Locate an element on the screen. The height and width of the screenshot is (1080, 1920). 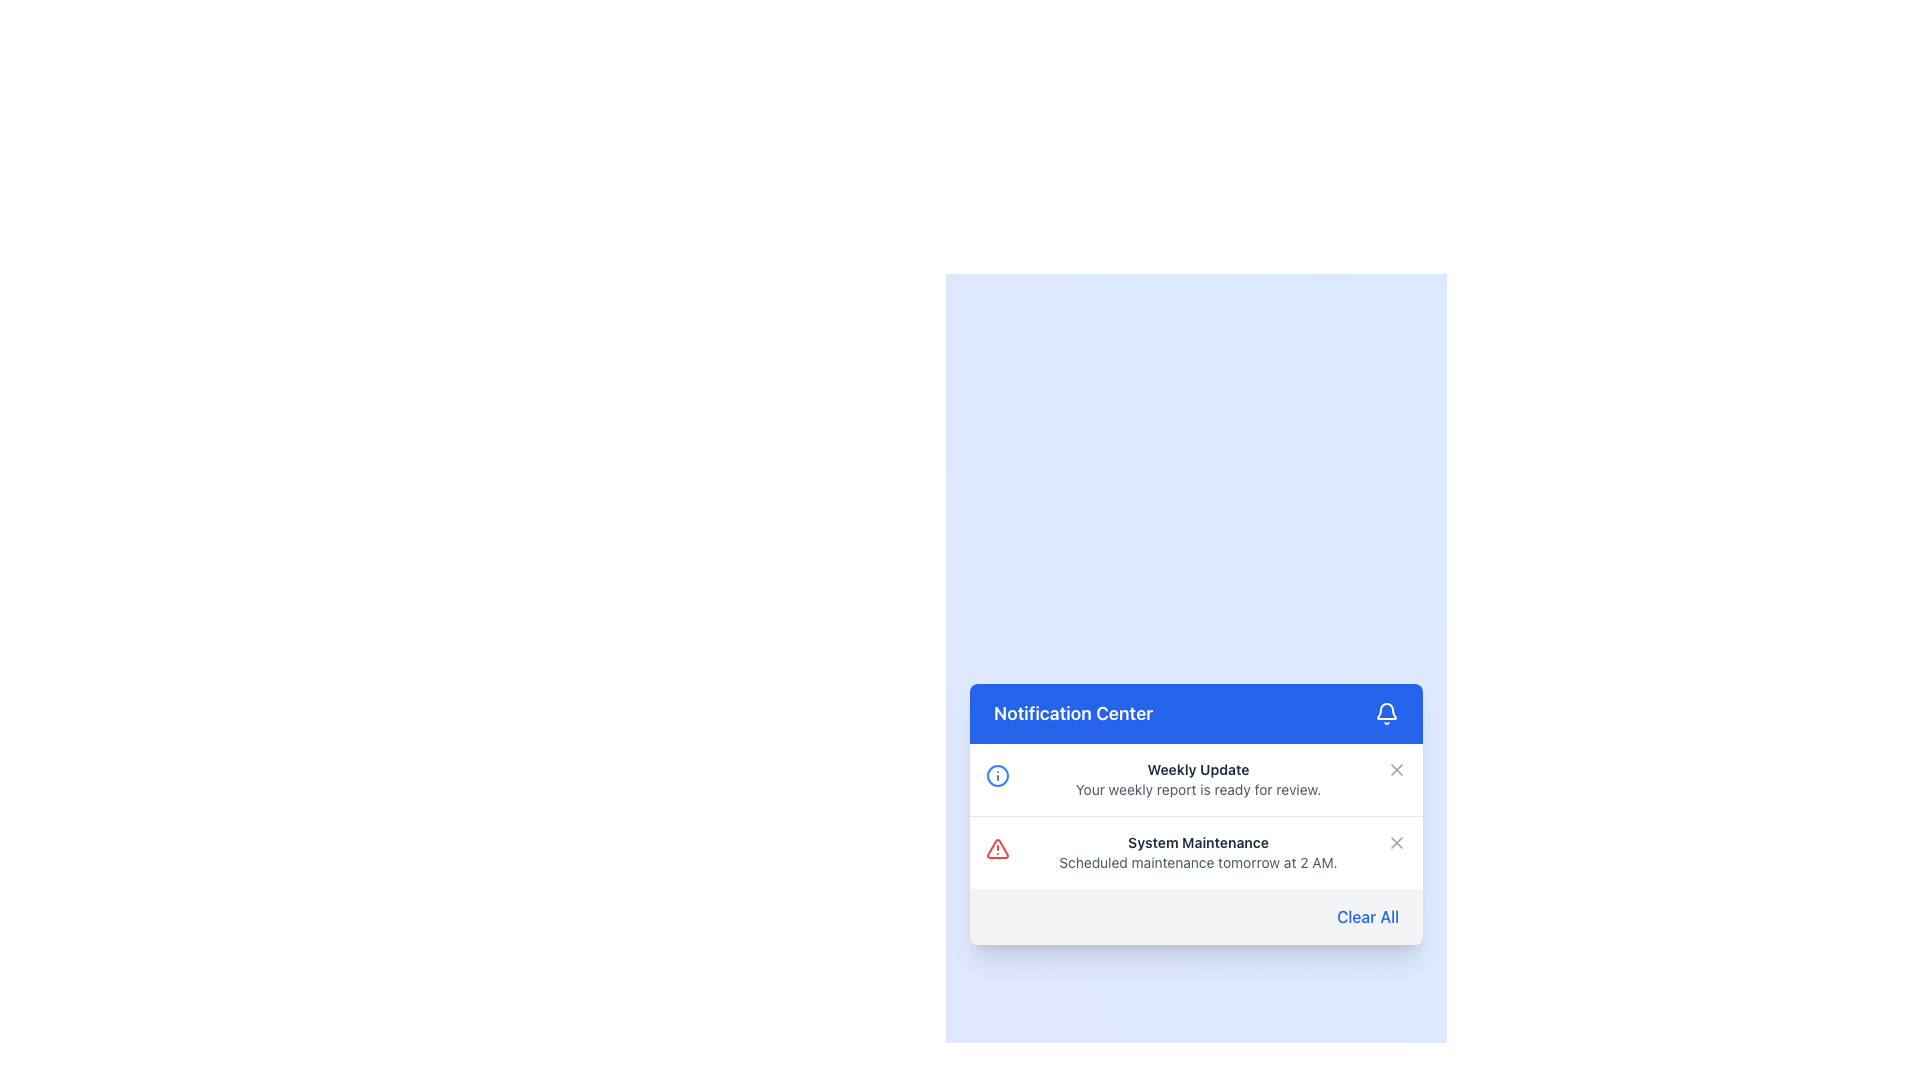
information displayed in the 'System Maintenance' text block located in the 'Notification Center', specifically the lines 'System Maintenance' and 'Scheduled maintenance tomorrow at 2 AM.' is located at coordinates (1198, 852).